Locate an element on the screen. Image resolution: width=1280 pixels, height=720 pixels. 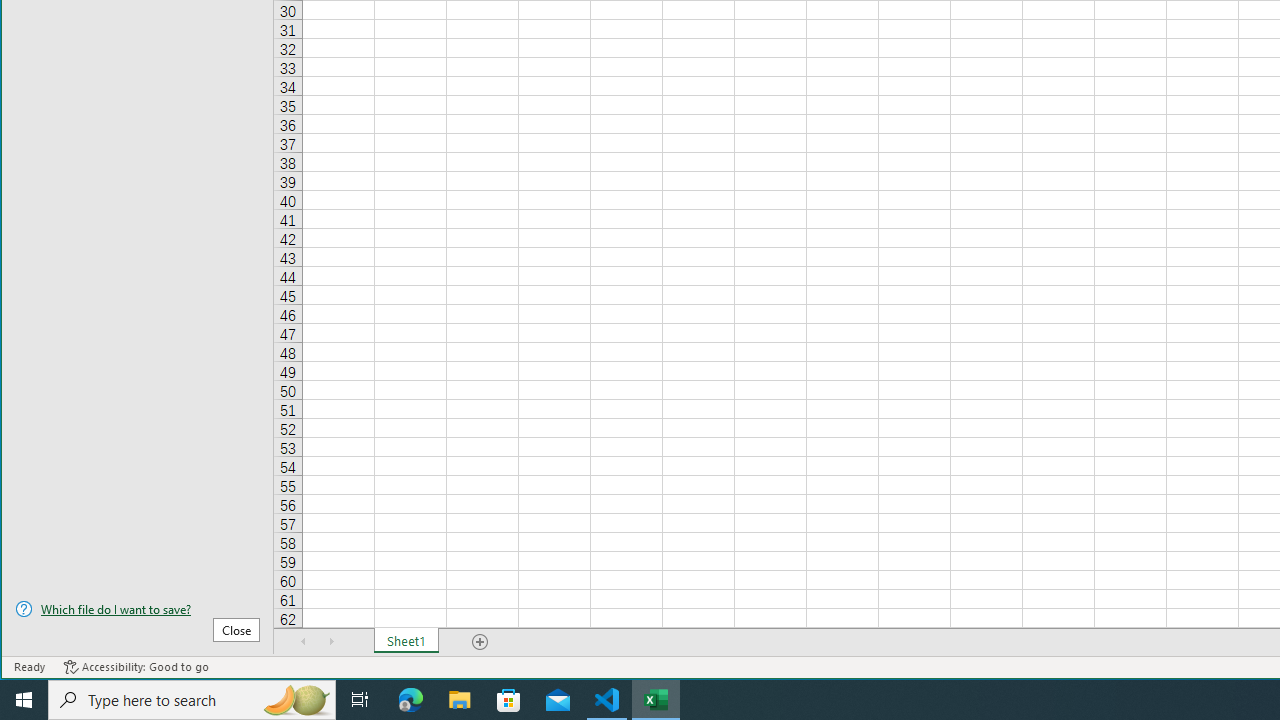
'Microsoft Store' is located at coordinates (509, 698).